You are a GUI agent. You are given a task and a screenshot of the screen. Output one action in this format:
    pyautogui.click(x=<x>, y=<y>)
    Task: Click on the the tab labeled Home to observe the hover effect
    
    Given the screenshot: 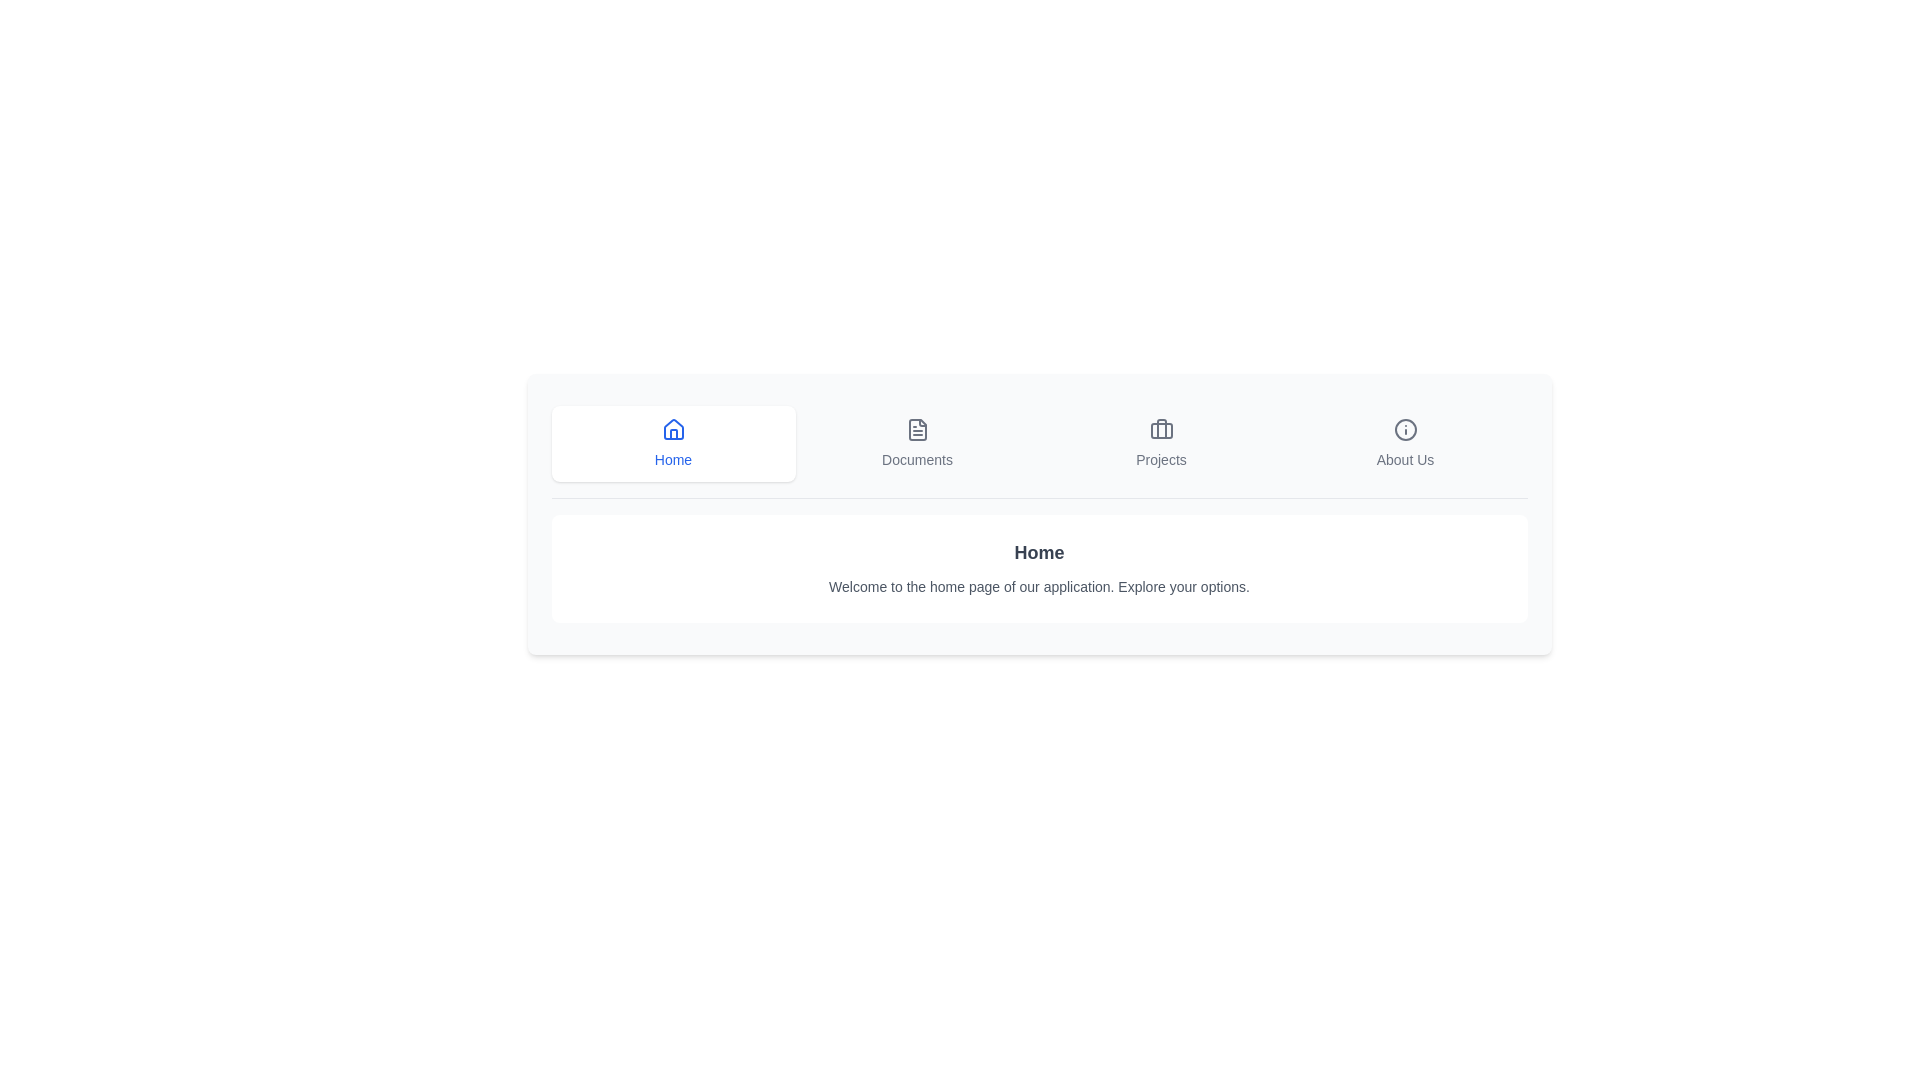 What is the action you would take?
    pyautogui.click(x=673, y=442)
    